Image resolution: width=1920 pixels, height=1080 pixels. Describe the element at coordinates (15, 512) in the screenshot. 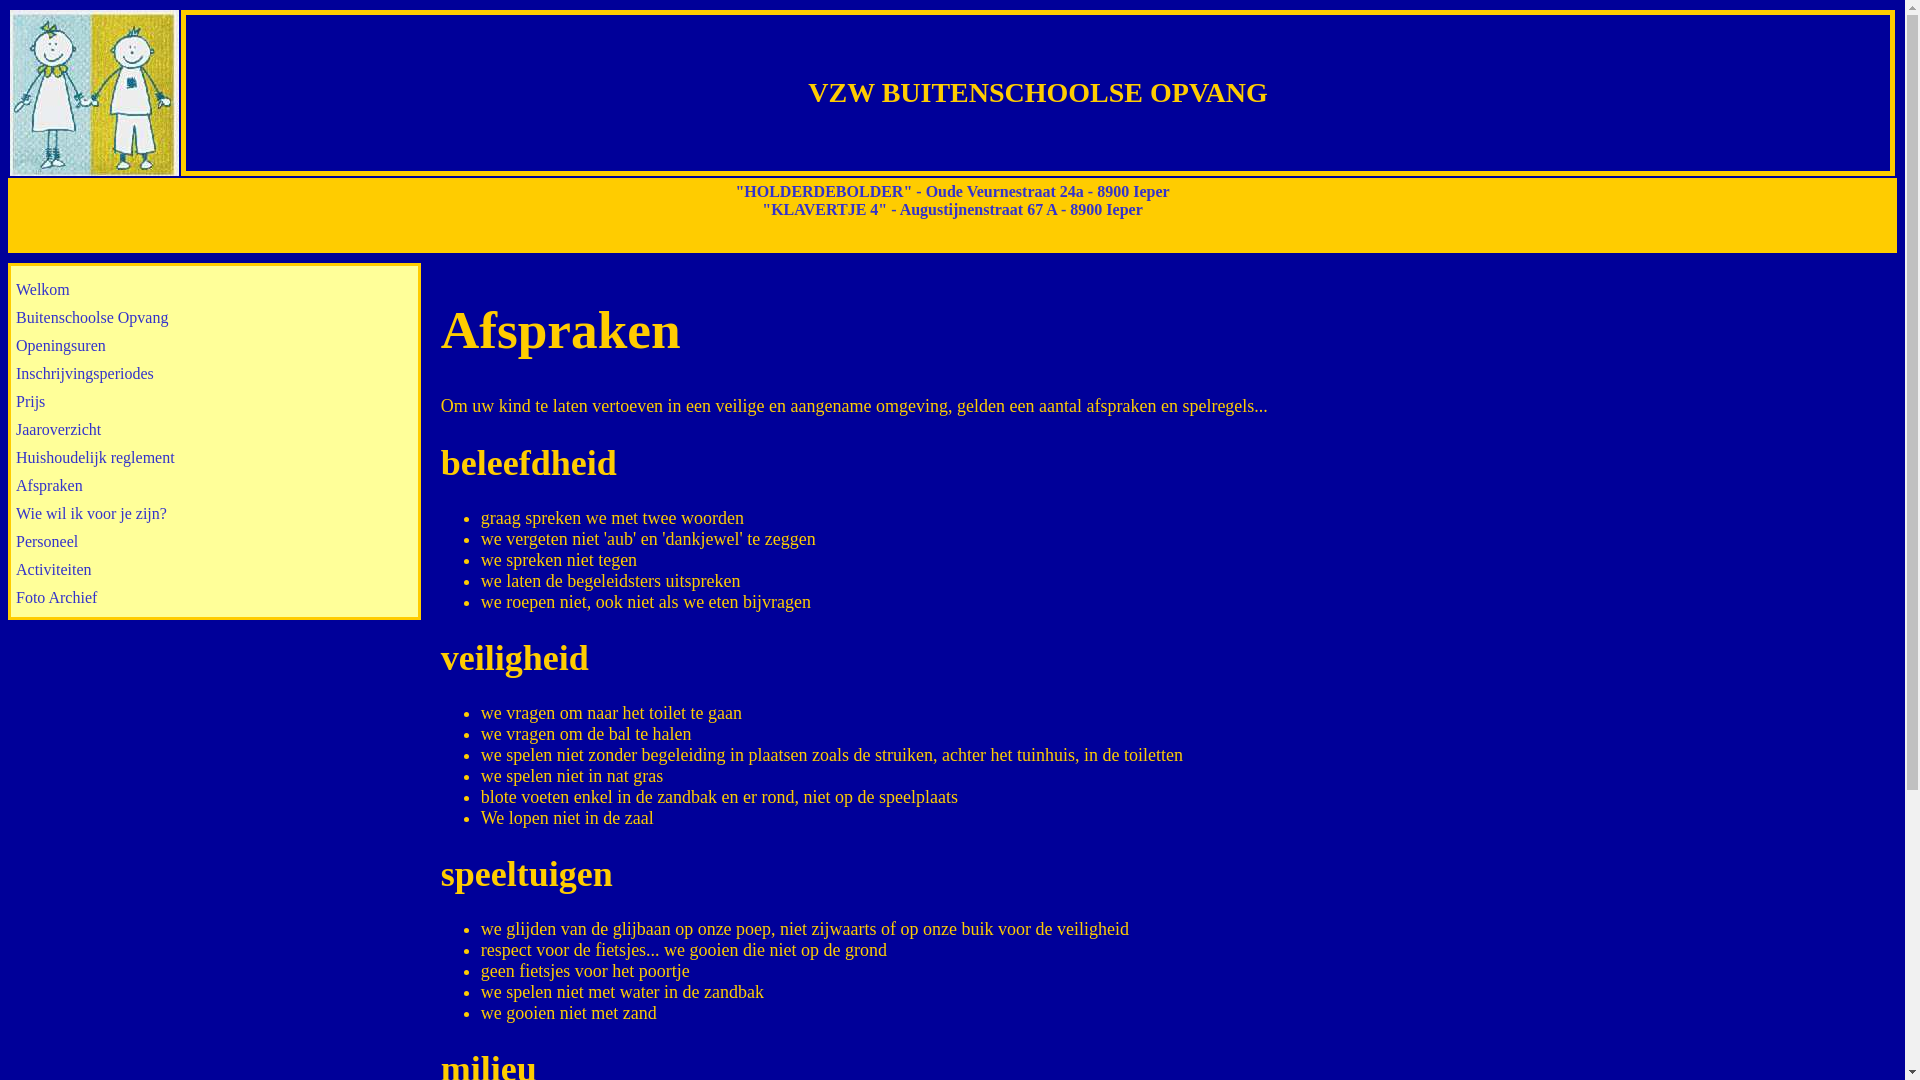

I see `'Wie wil ik voor je zijn?'` at that location.